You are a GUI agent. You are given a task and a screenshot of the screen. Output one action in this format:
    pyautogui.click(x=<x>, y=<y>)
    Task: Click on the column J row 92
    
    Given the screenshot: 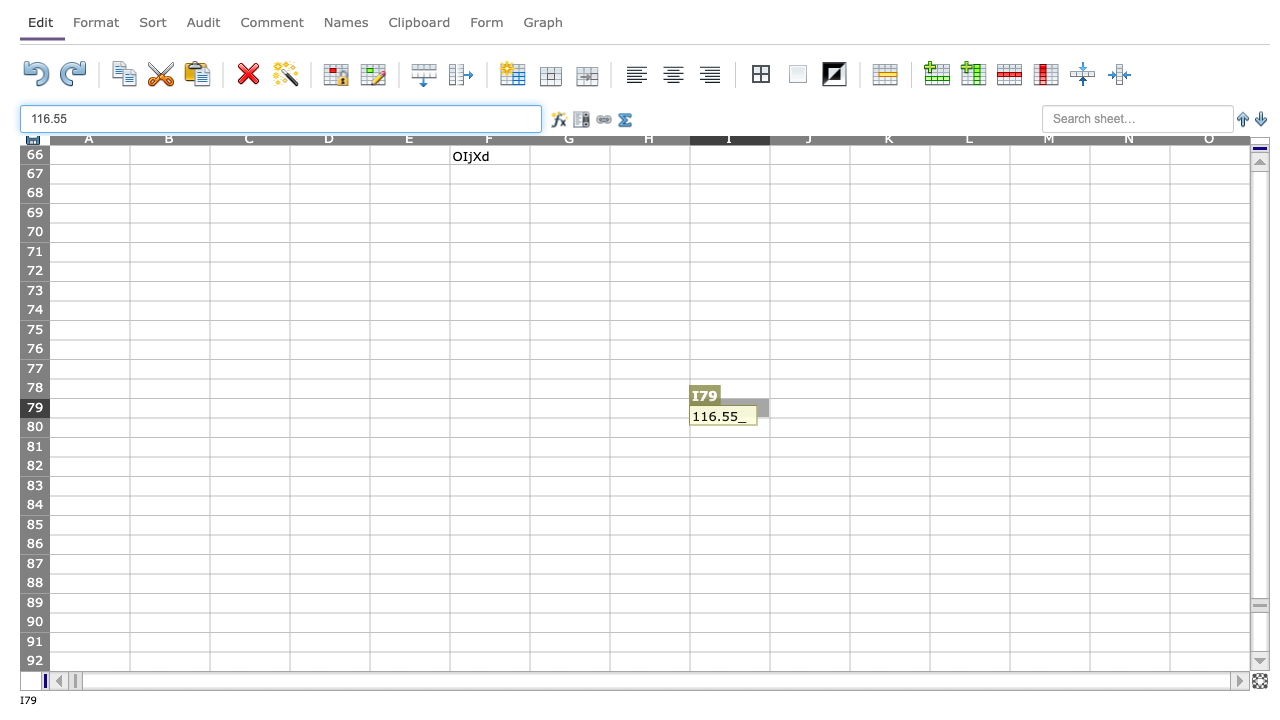 What is the action you would take?
    pyautogui.click(x=809, y=661)
    